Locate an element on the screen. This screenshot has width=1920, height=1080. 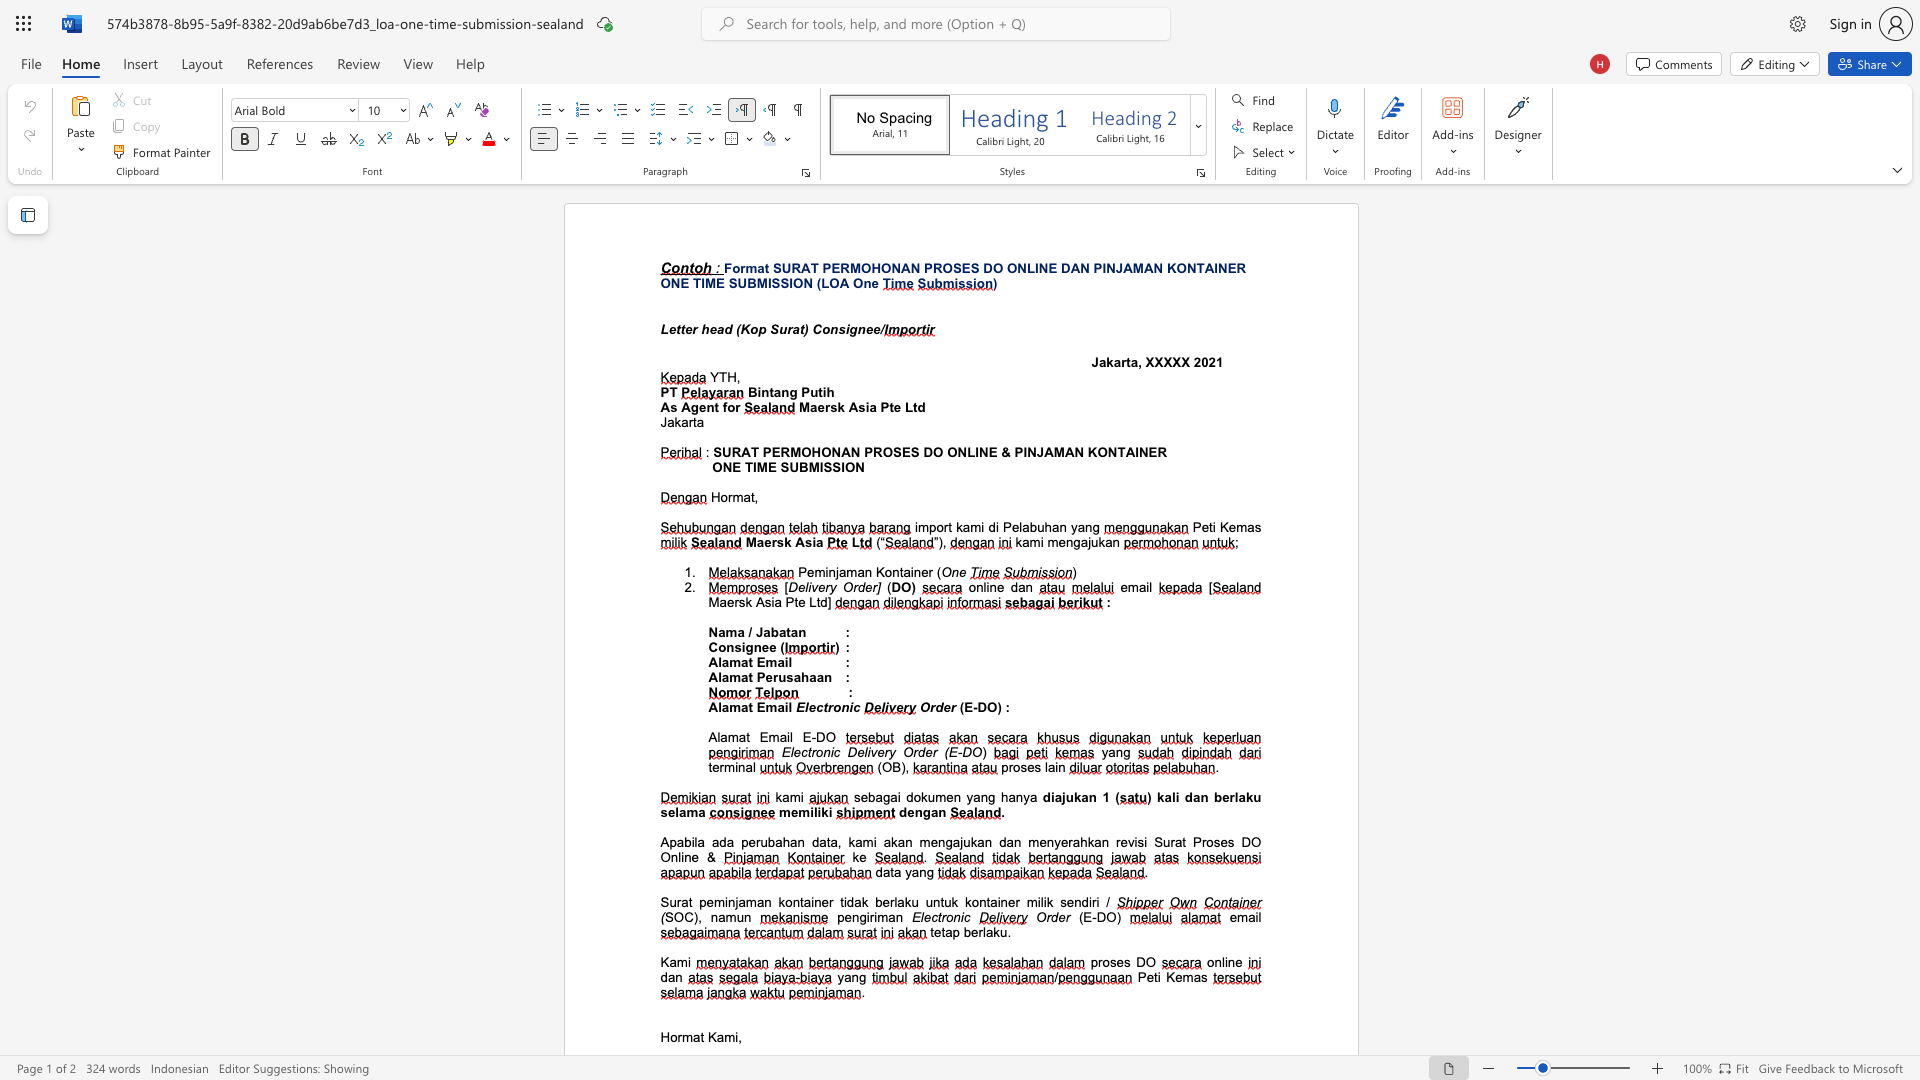
the space between the continuous character "a" and "t" in the text is located at coordinates (797, 328).